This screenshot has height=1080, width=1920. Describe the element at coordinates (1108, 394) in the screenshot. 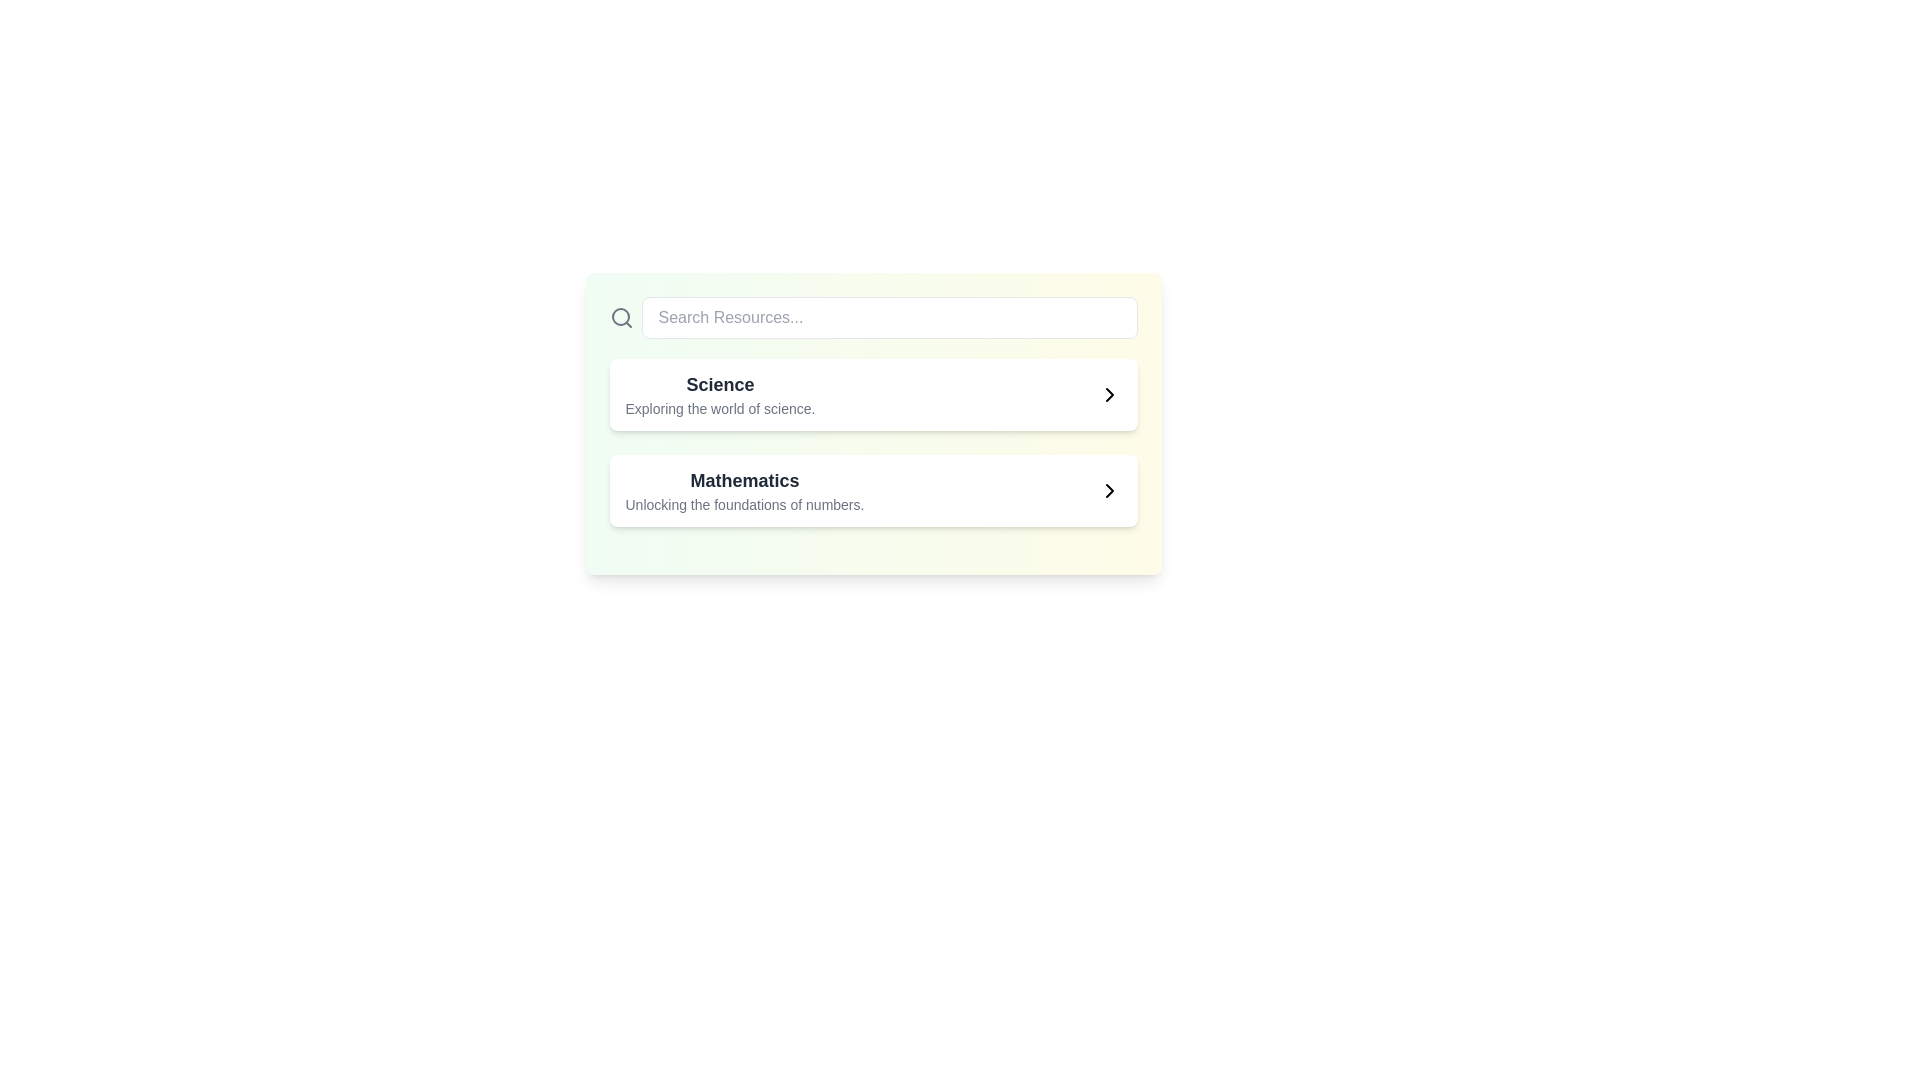

I see `the right-pointing chevron icon located at the far right of the 'Mathematics' button row` at that location.